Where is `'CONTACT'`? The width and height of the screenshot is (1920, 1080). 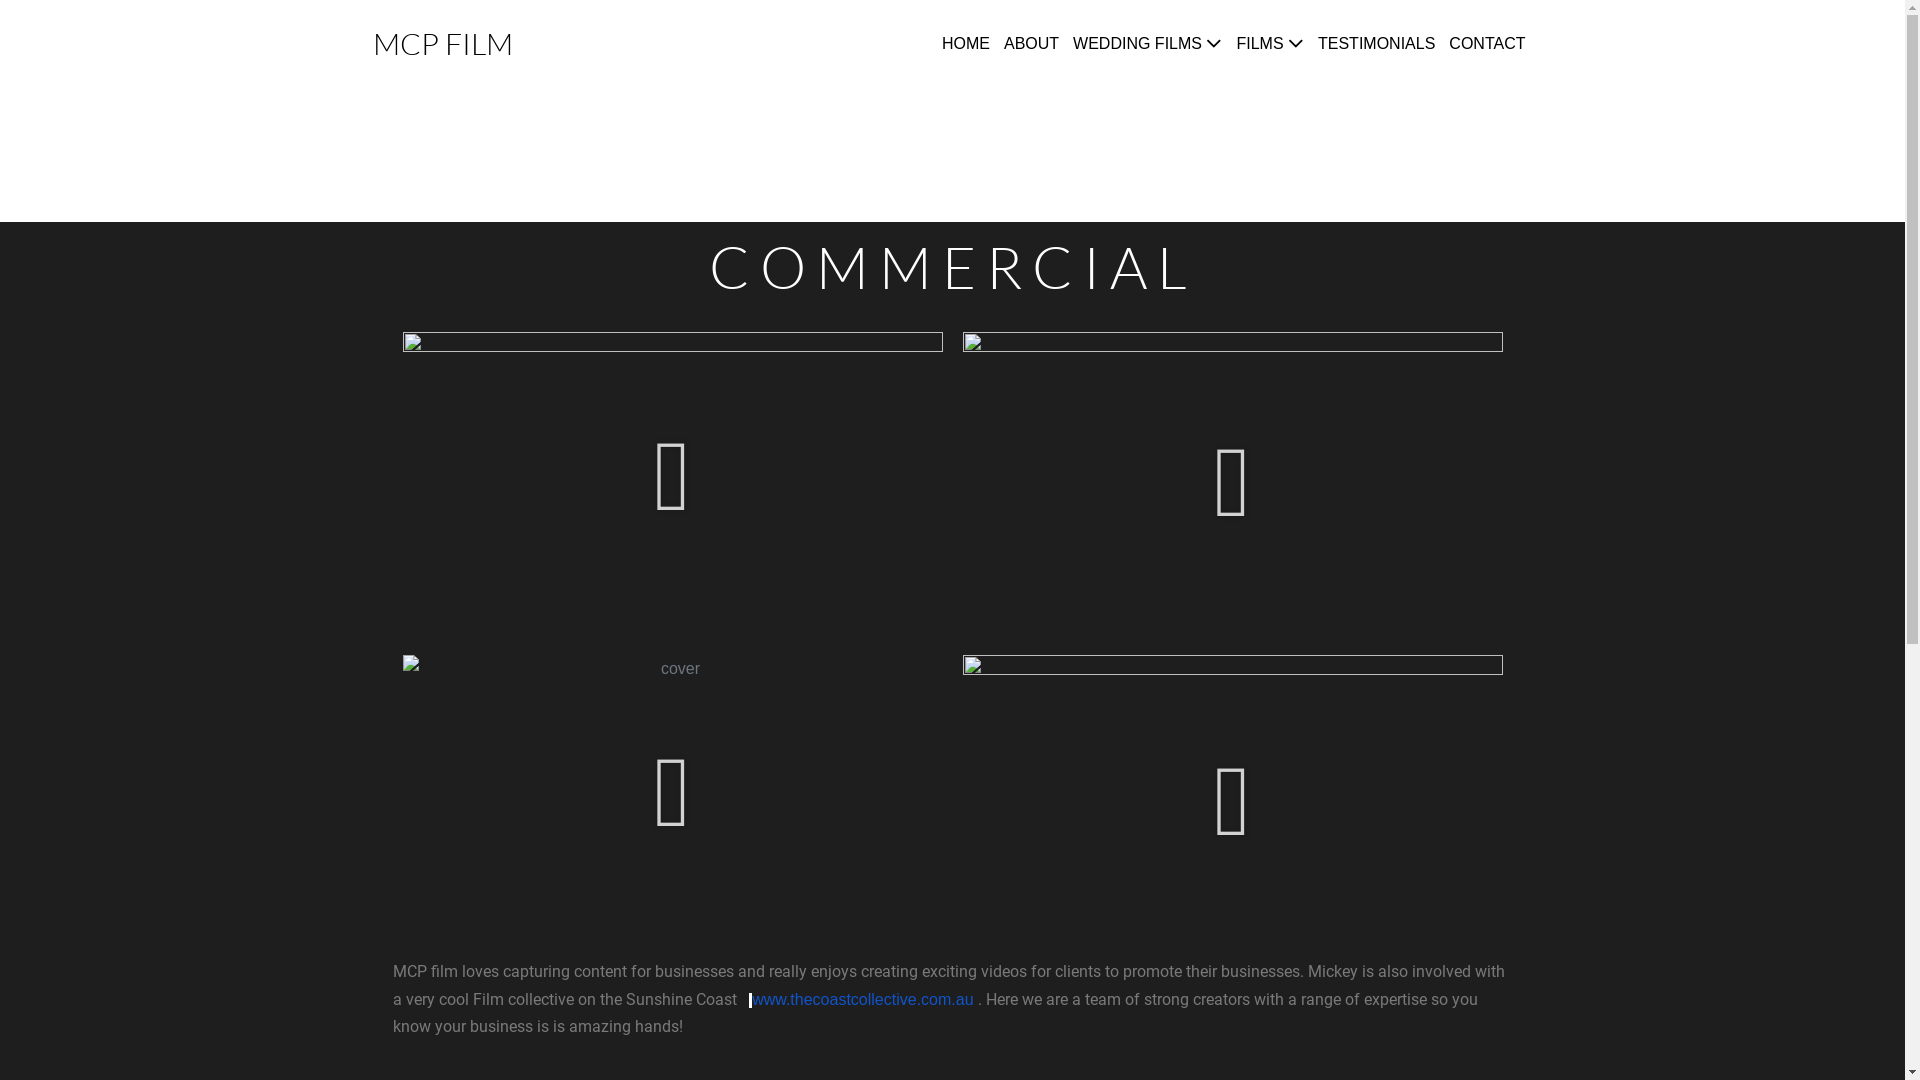 'CONTACT' is located at coordinates (1487, 43).